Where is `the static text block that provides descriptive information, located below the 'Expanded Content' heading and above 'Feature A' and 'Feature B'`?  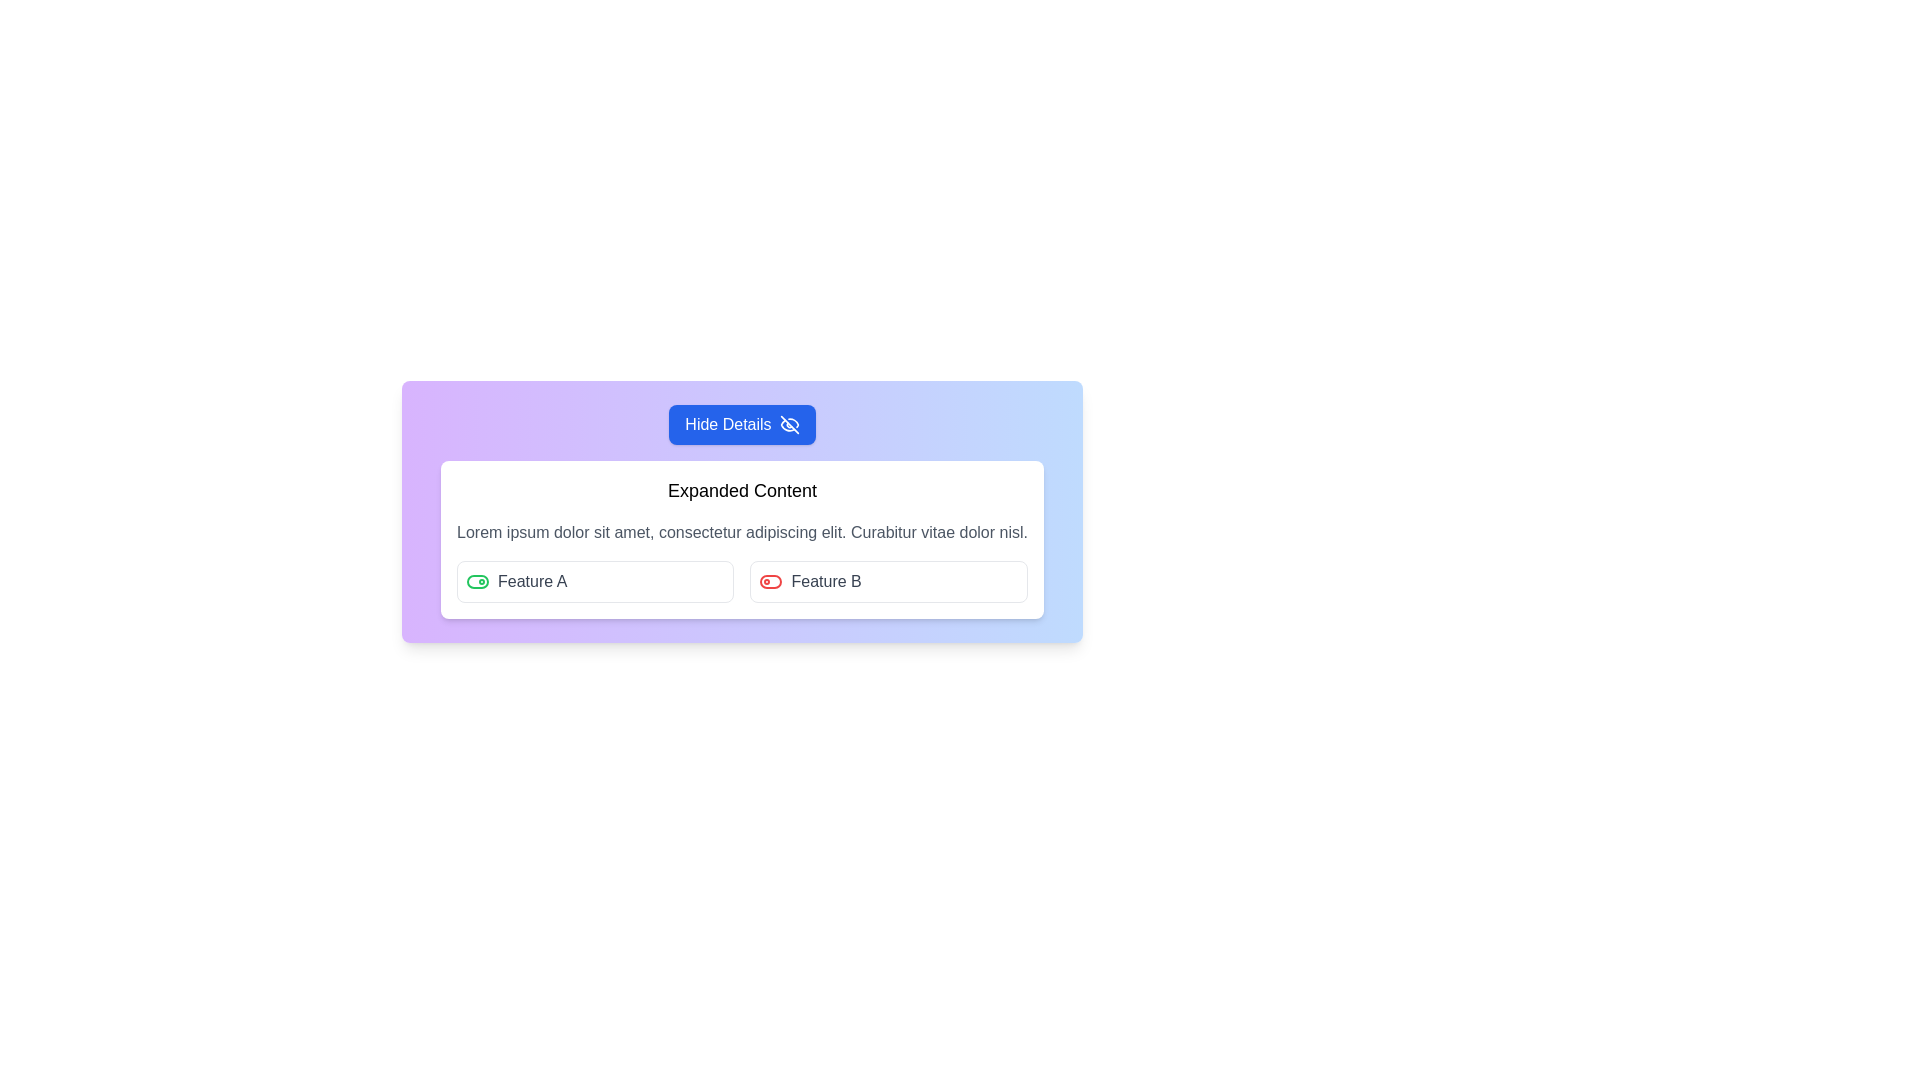
the static text block that provides descriptive information, located below the 'Expanded Content' heading and above 'Feature A' and 'Feature B' is located at coordinates (741, 531).